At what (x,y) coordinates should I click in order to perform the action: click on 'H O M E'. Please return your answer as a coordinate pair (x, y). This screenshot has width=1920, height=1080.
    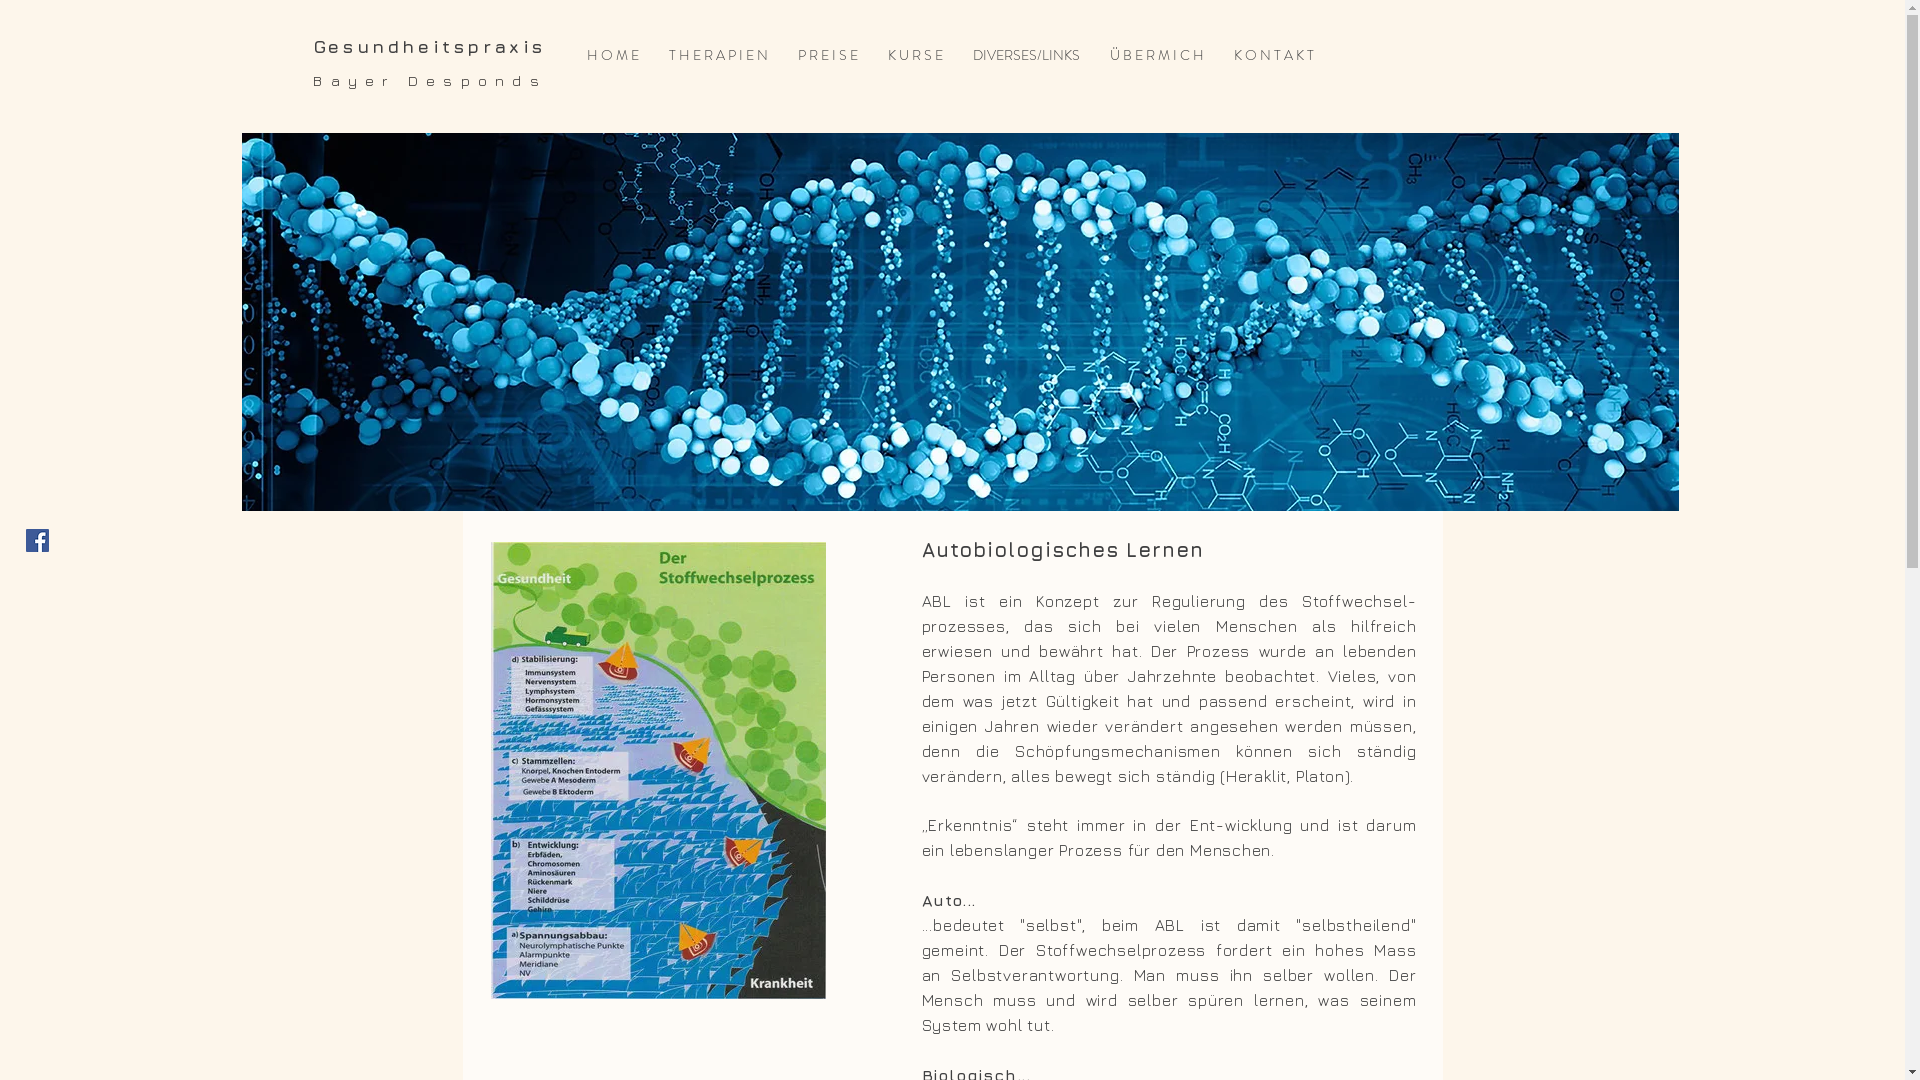
    Looking at the image, I should click on (612, 54).